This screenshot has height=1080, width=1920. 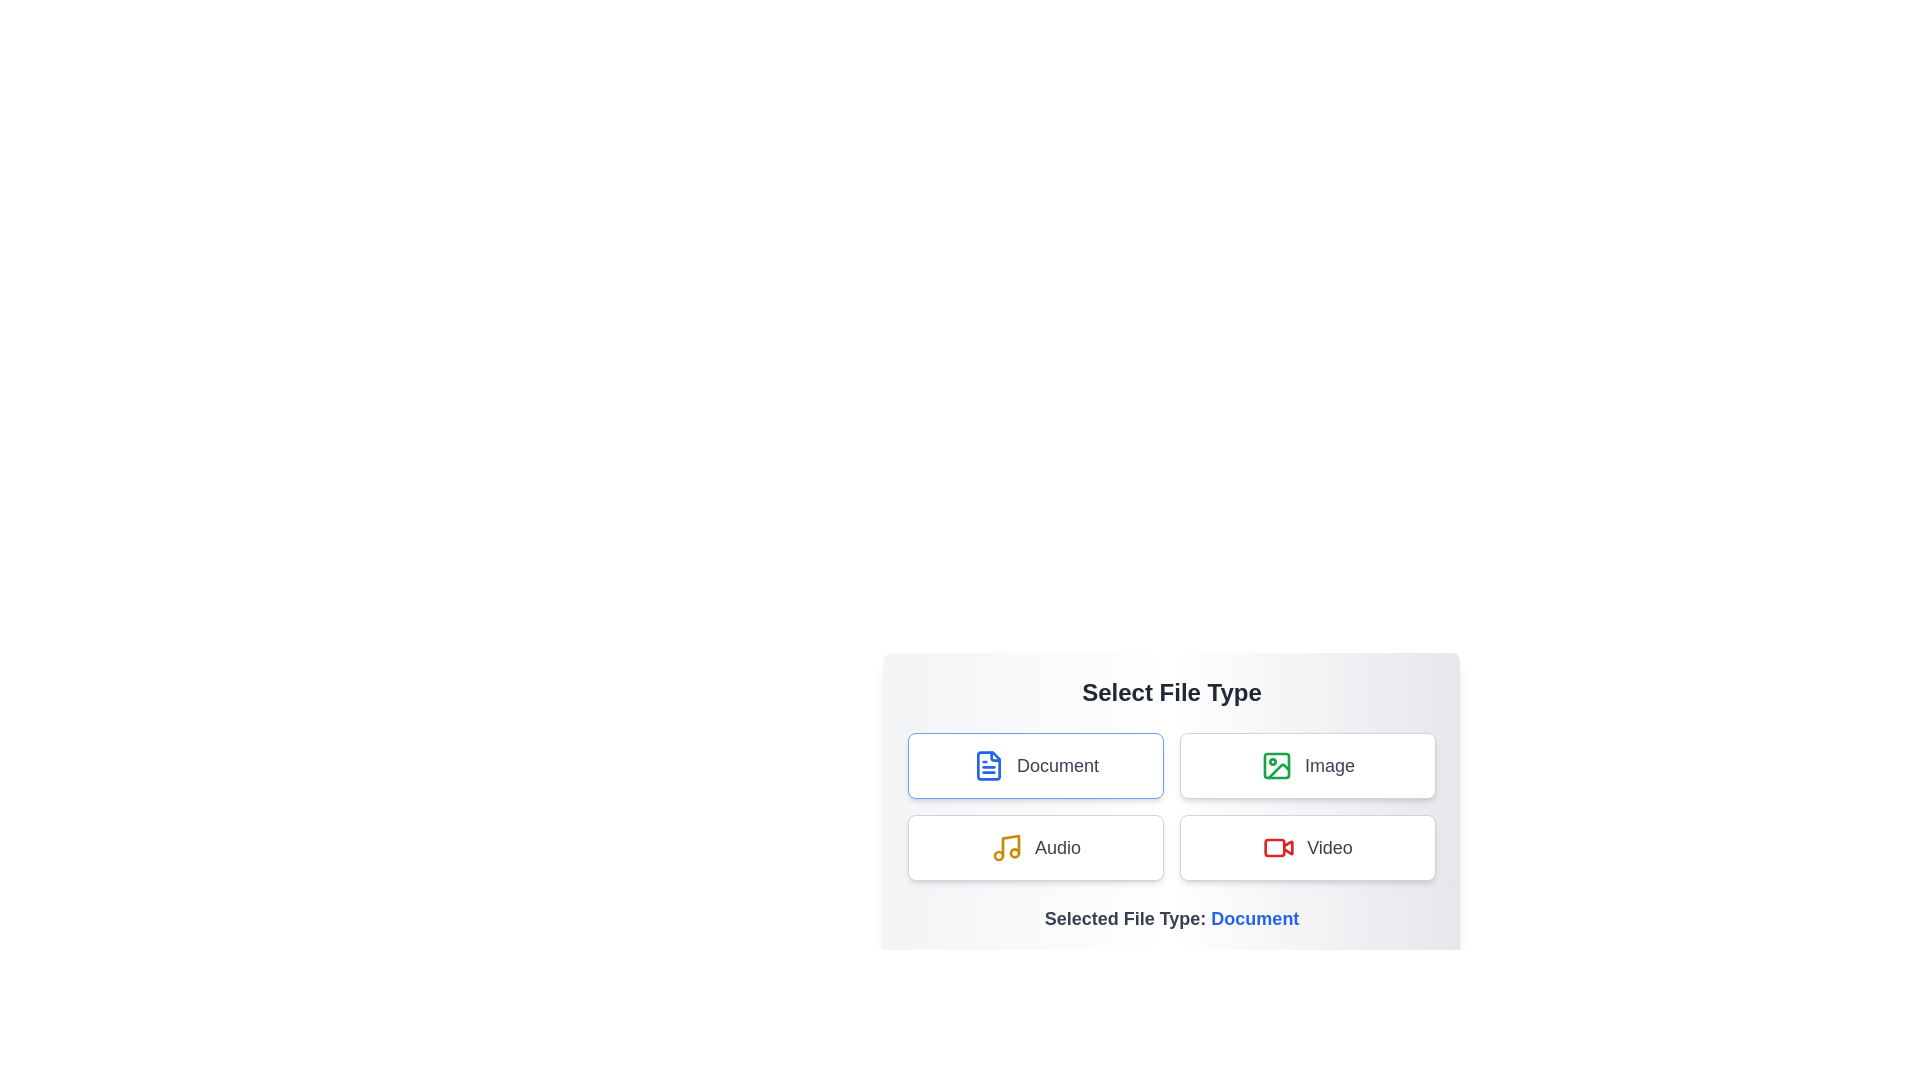 What do you see at coordinates (1275, 765) in the screenshot?
I see `the green rounded square frame that is part of an image icon representing a file type option` at bounding box center [1275, 765].